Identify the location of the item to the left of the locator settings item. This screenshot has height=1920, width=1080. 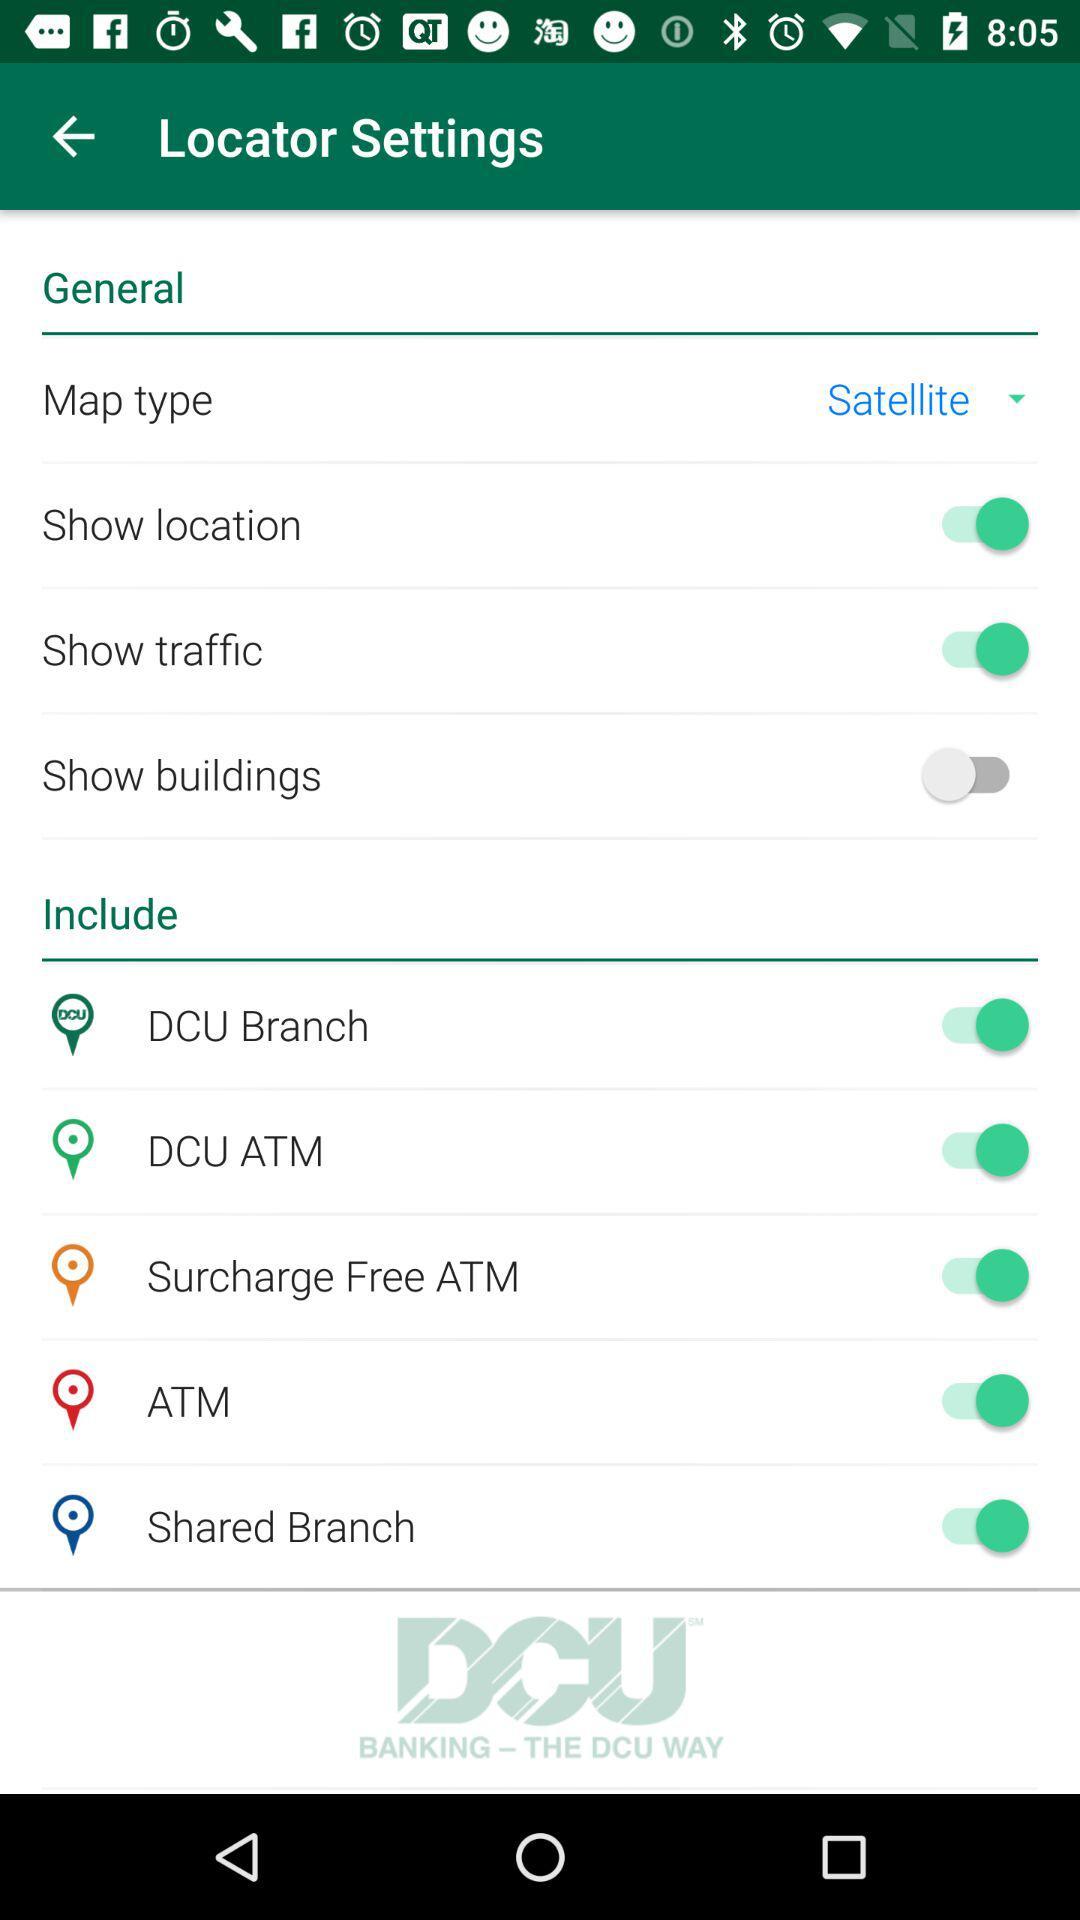
(72, 135).